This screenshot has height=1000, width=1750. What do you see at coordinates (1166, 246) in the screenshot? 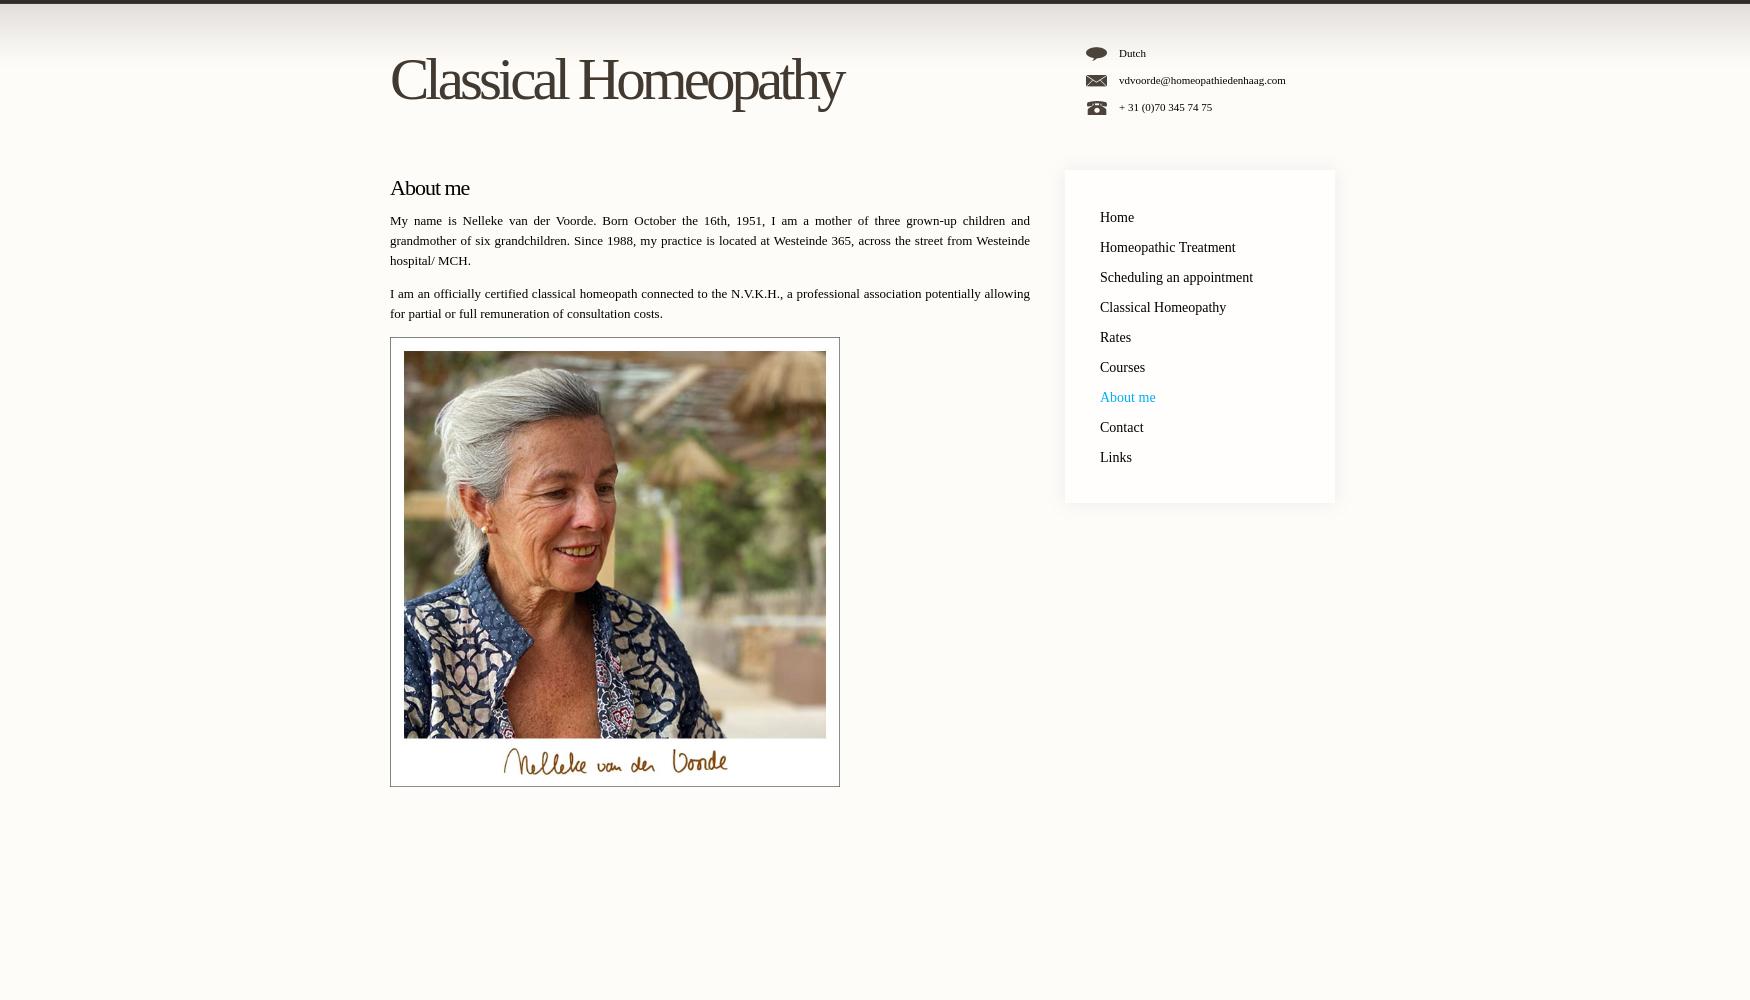
I see `'Homeopathic Treatment'` at bounding box center [1166, 246].